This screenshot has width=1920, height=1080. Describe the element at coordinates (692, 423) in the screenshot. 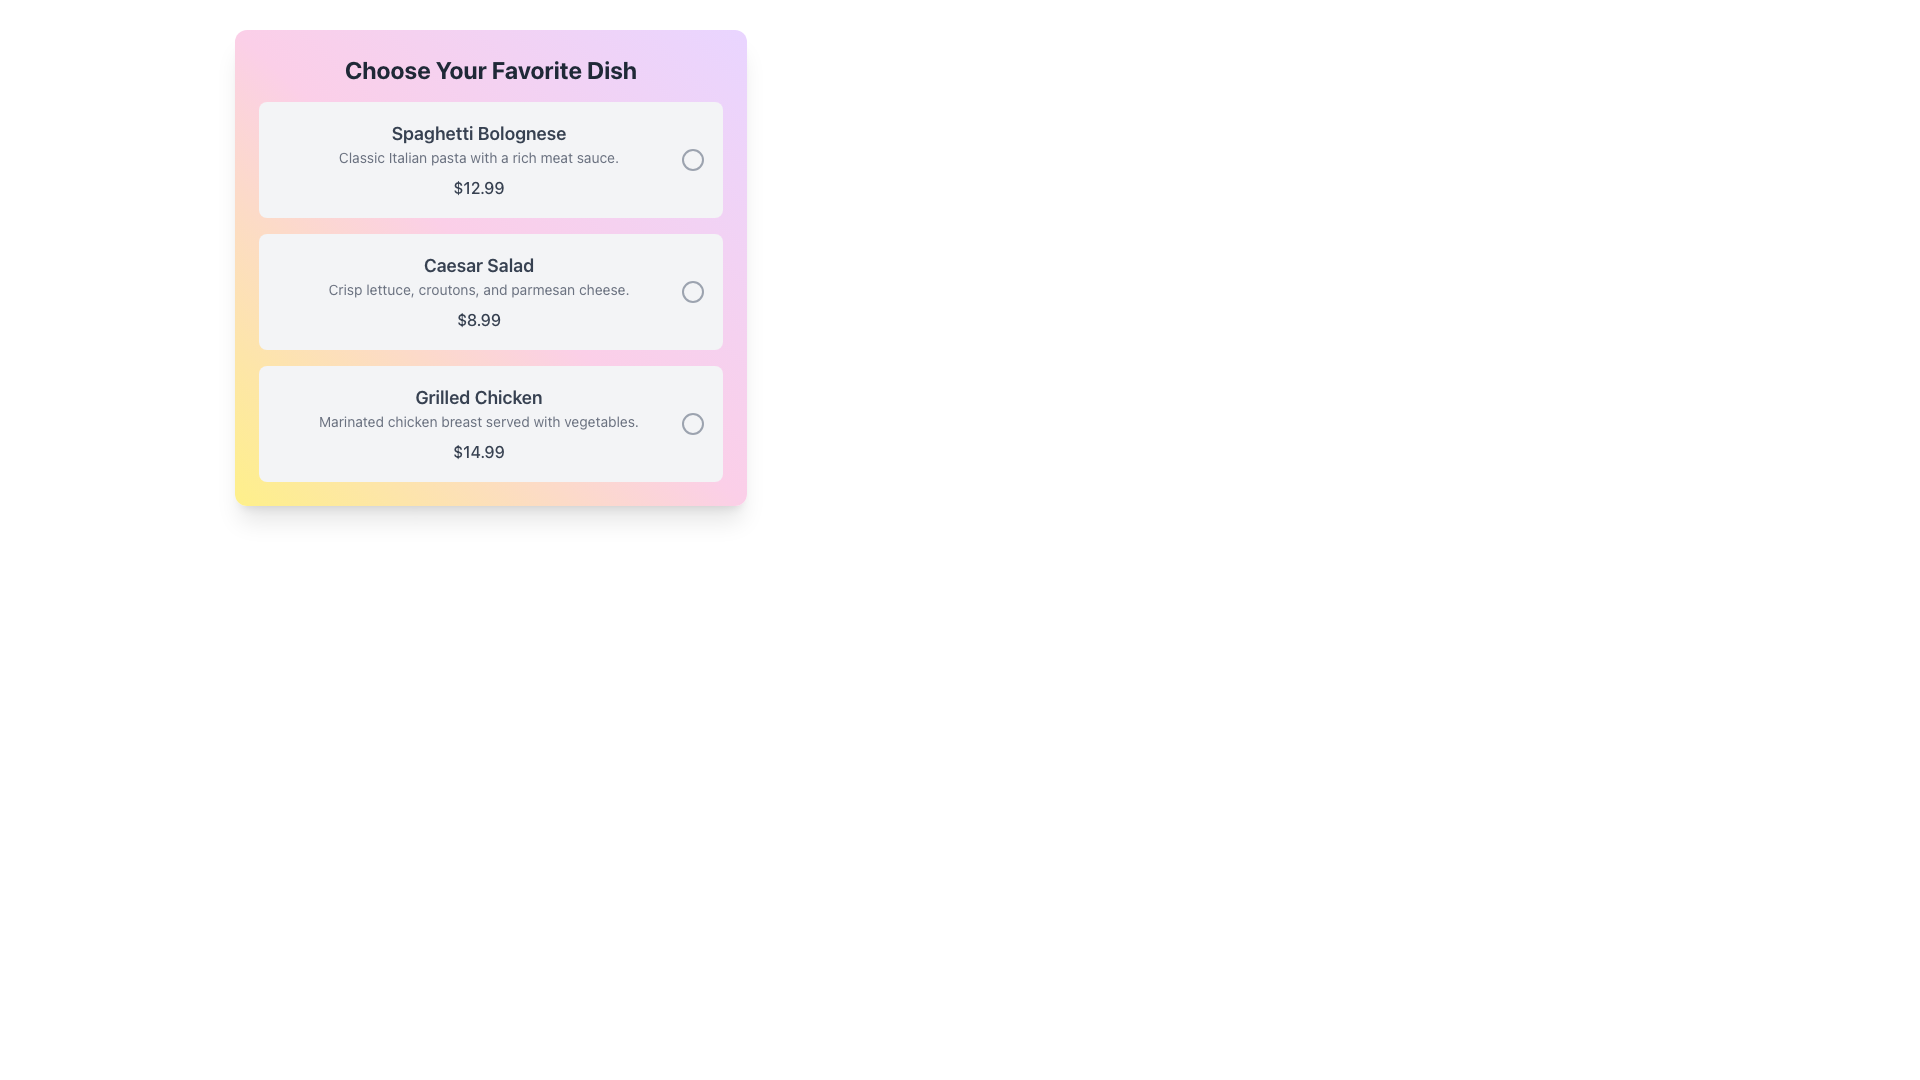

I see `the radio button` at that location.